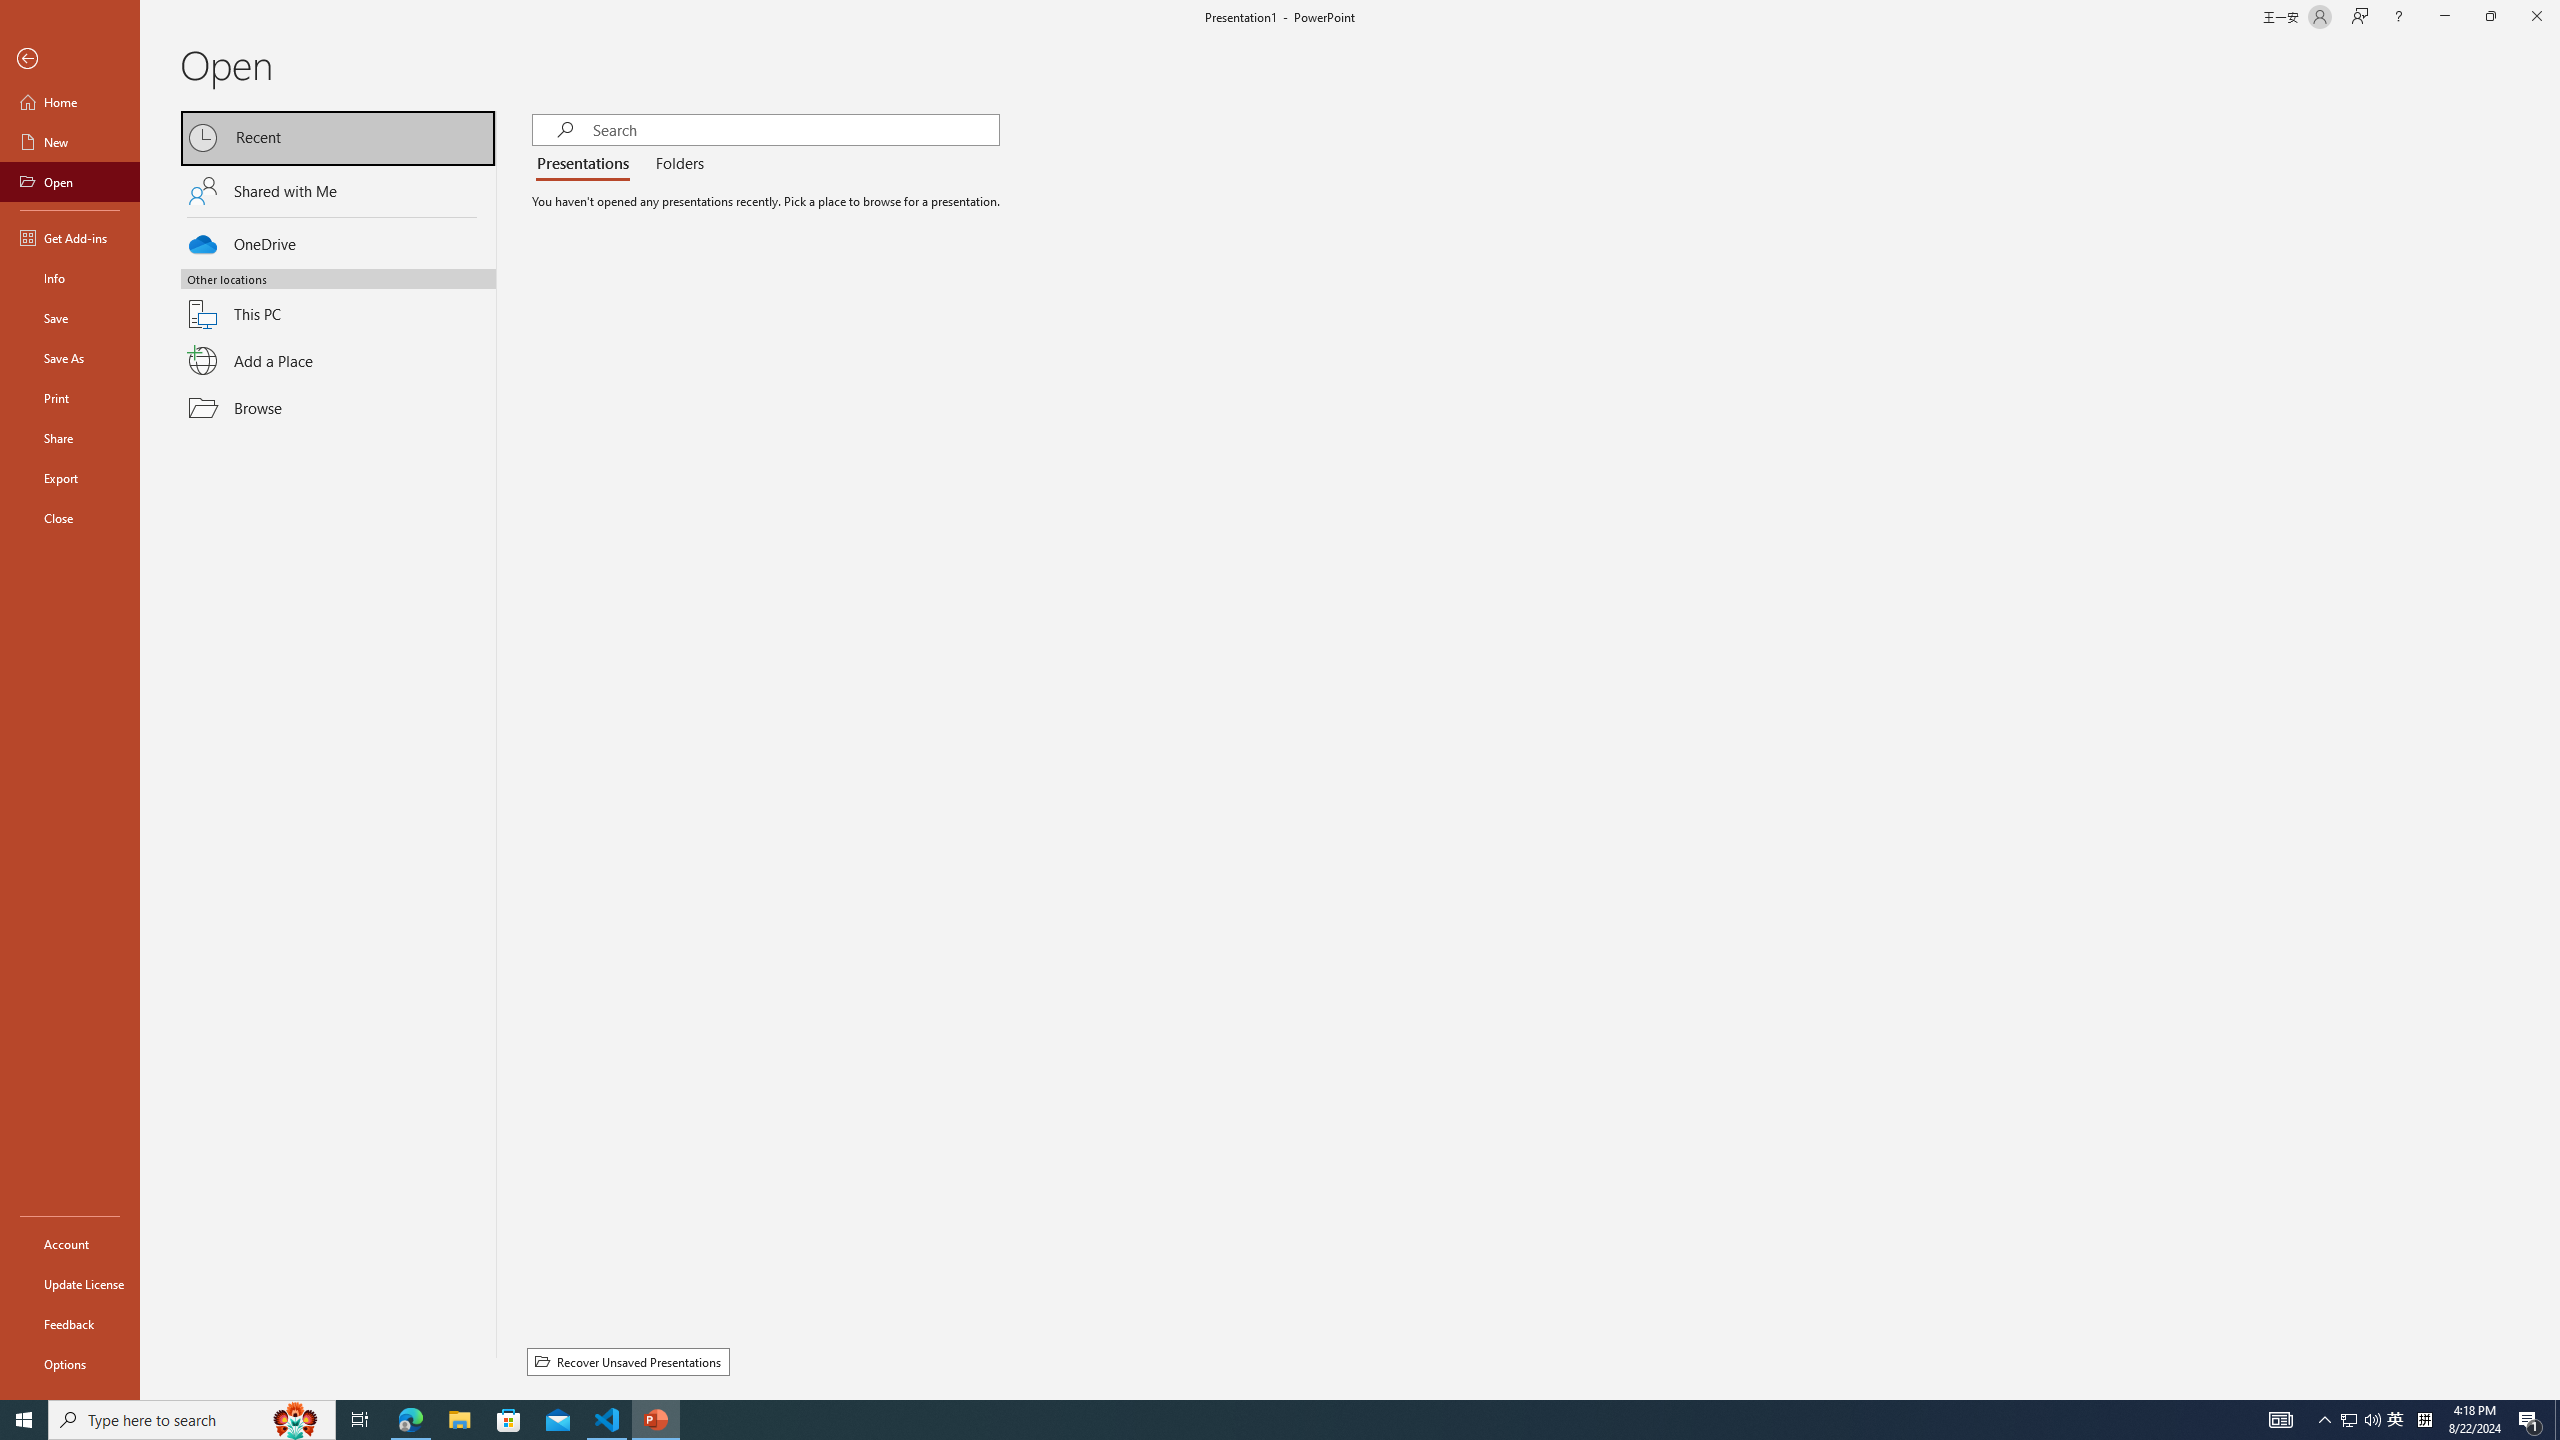 This screenshot has width=2560, height=1440. What do you see at coordinates (69, 397) in the screenshot?
I see `'Print'` at bounding box center [69, 397].